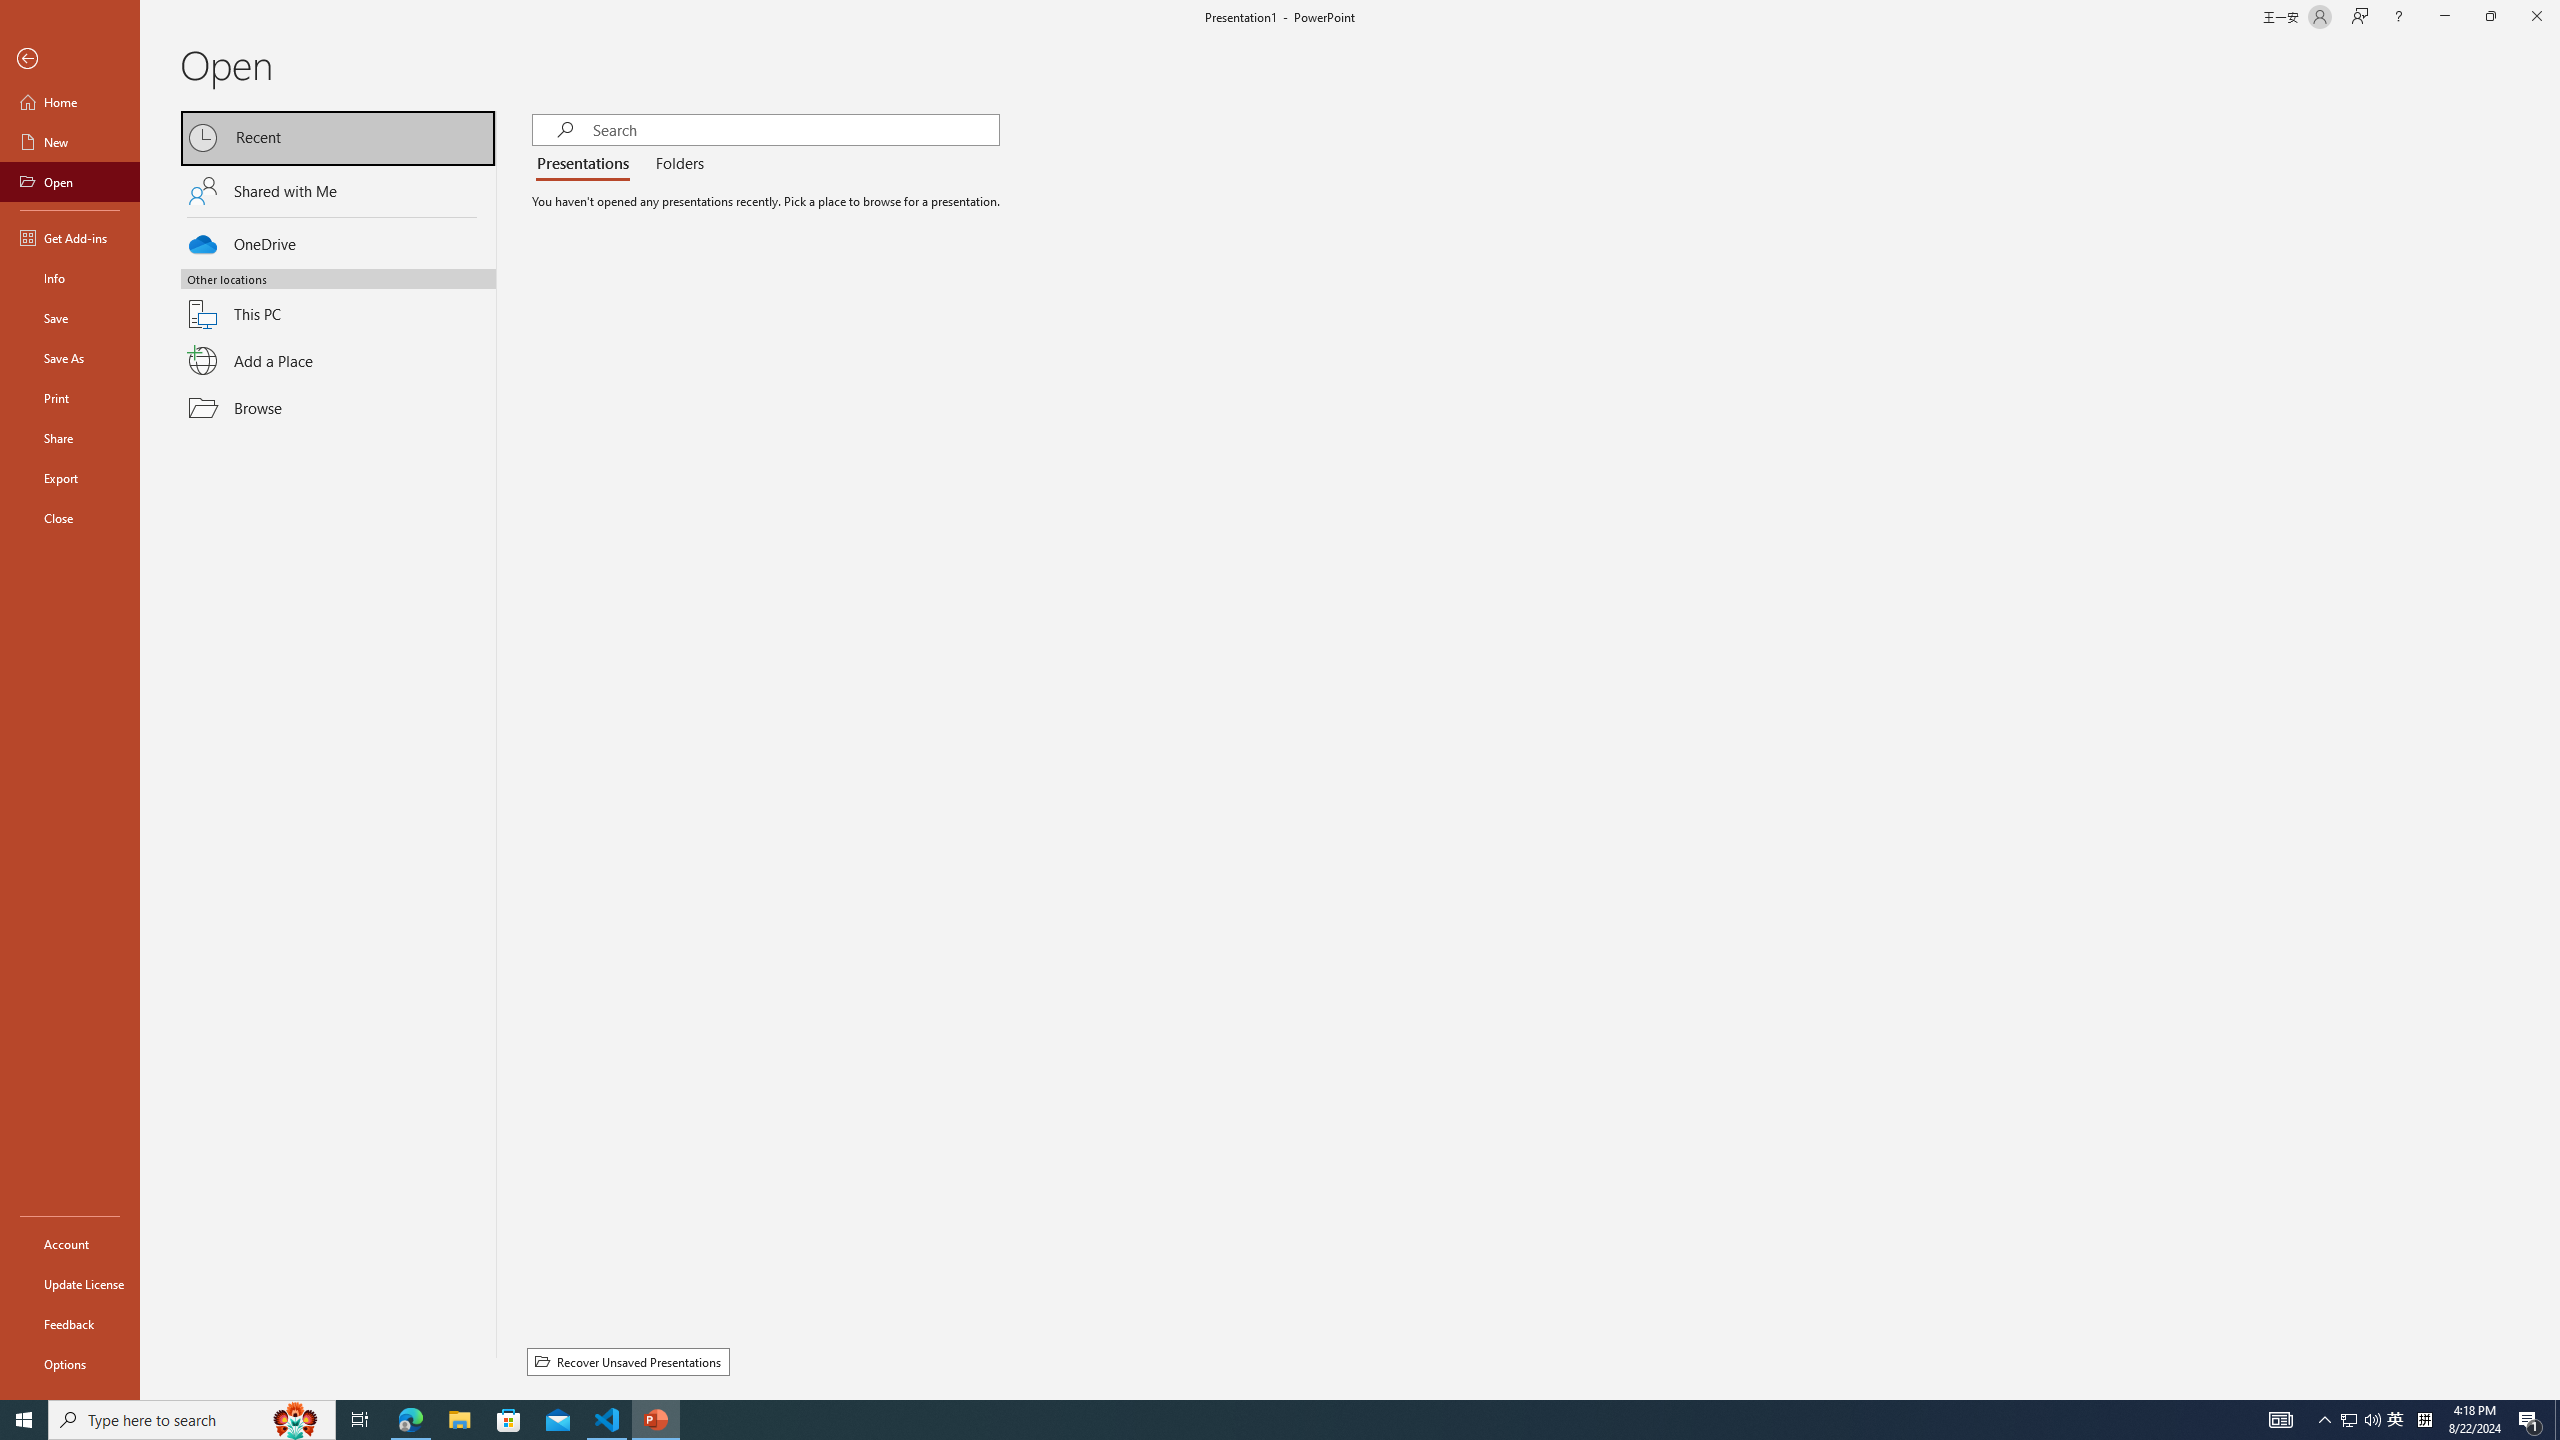 This screenshot has width=2560, height=1440. What do you see at coordinates (69, 397) in the screenshot?
I see `'Print'` at bounding box center [69, 397].